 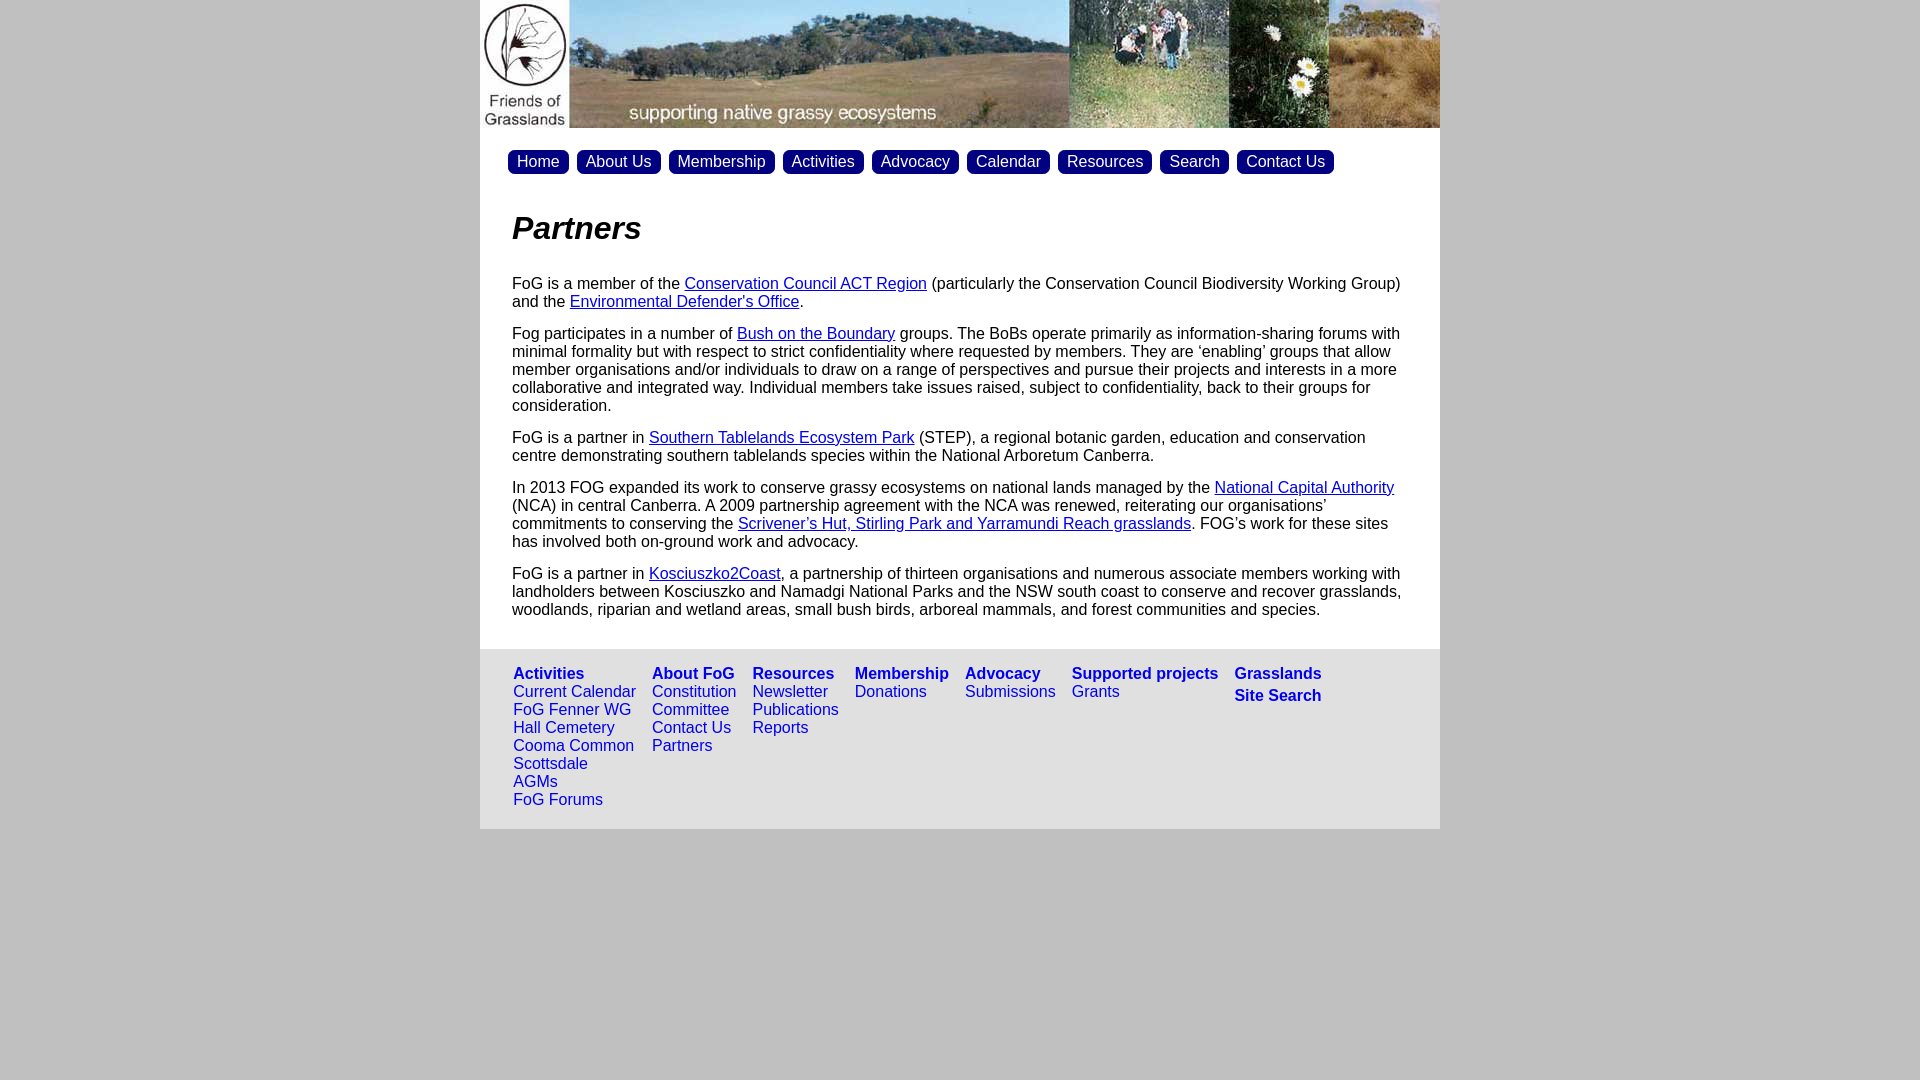 What do you see at coordinates (1276, 673) in the screenshot?
I see `'Grasslands'` at bounding box center [1276, 673].